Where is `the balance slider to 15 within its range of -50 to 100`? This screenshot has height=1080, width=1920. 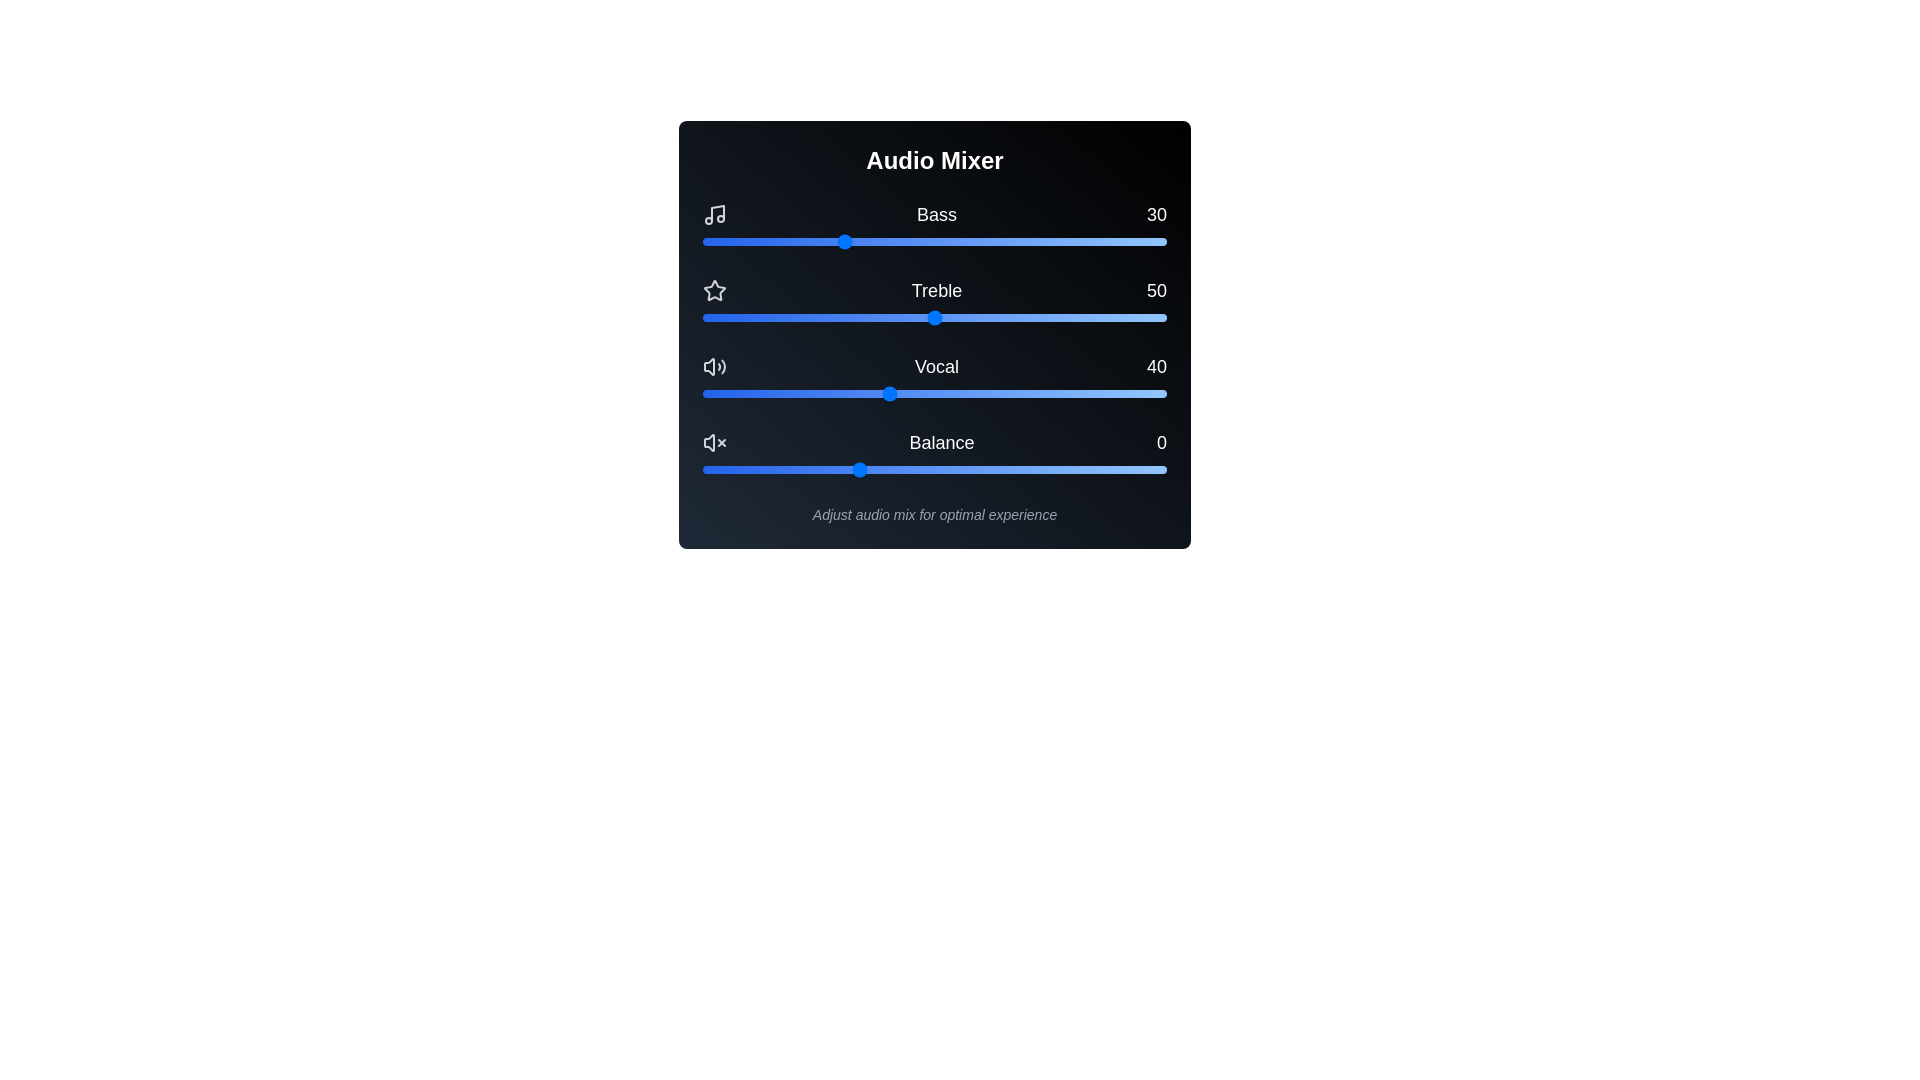
the balance slider to 15 within its range of -50 to 100 is located at coordinates (903, 470).